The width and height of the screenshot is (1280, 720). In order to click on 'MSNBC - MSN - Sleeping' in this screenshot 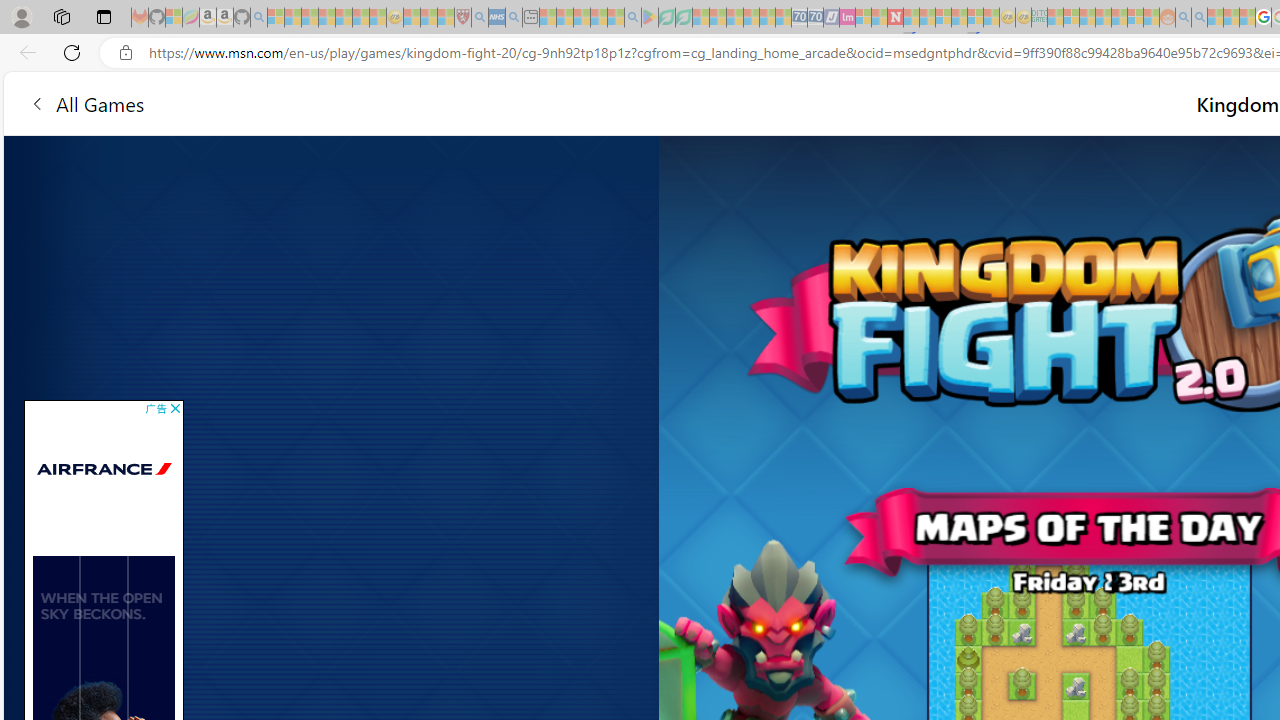, I will do `click(1055, 17)`.